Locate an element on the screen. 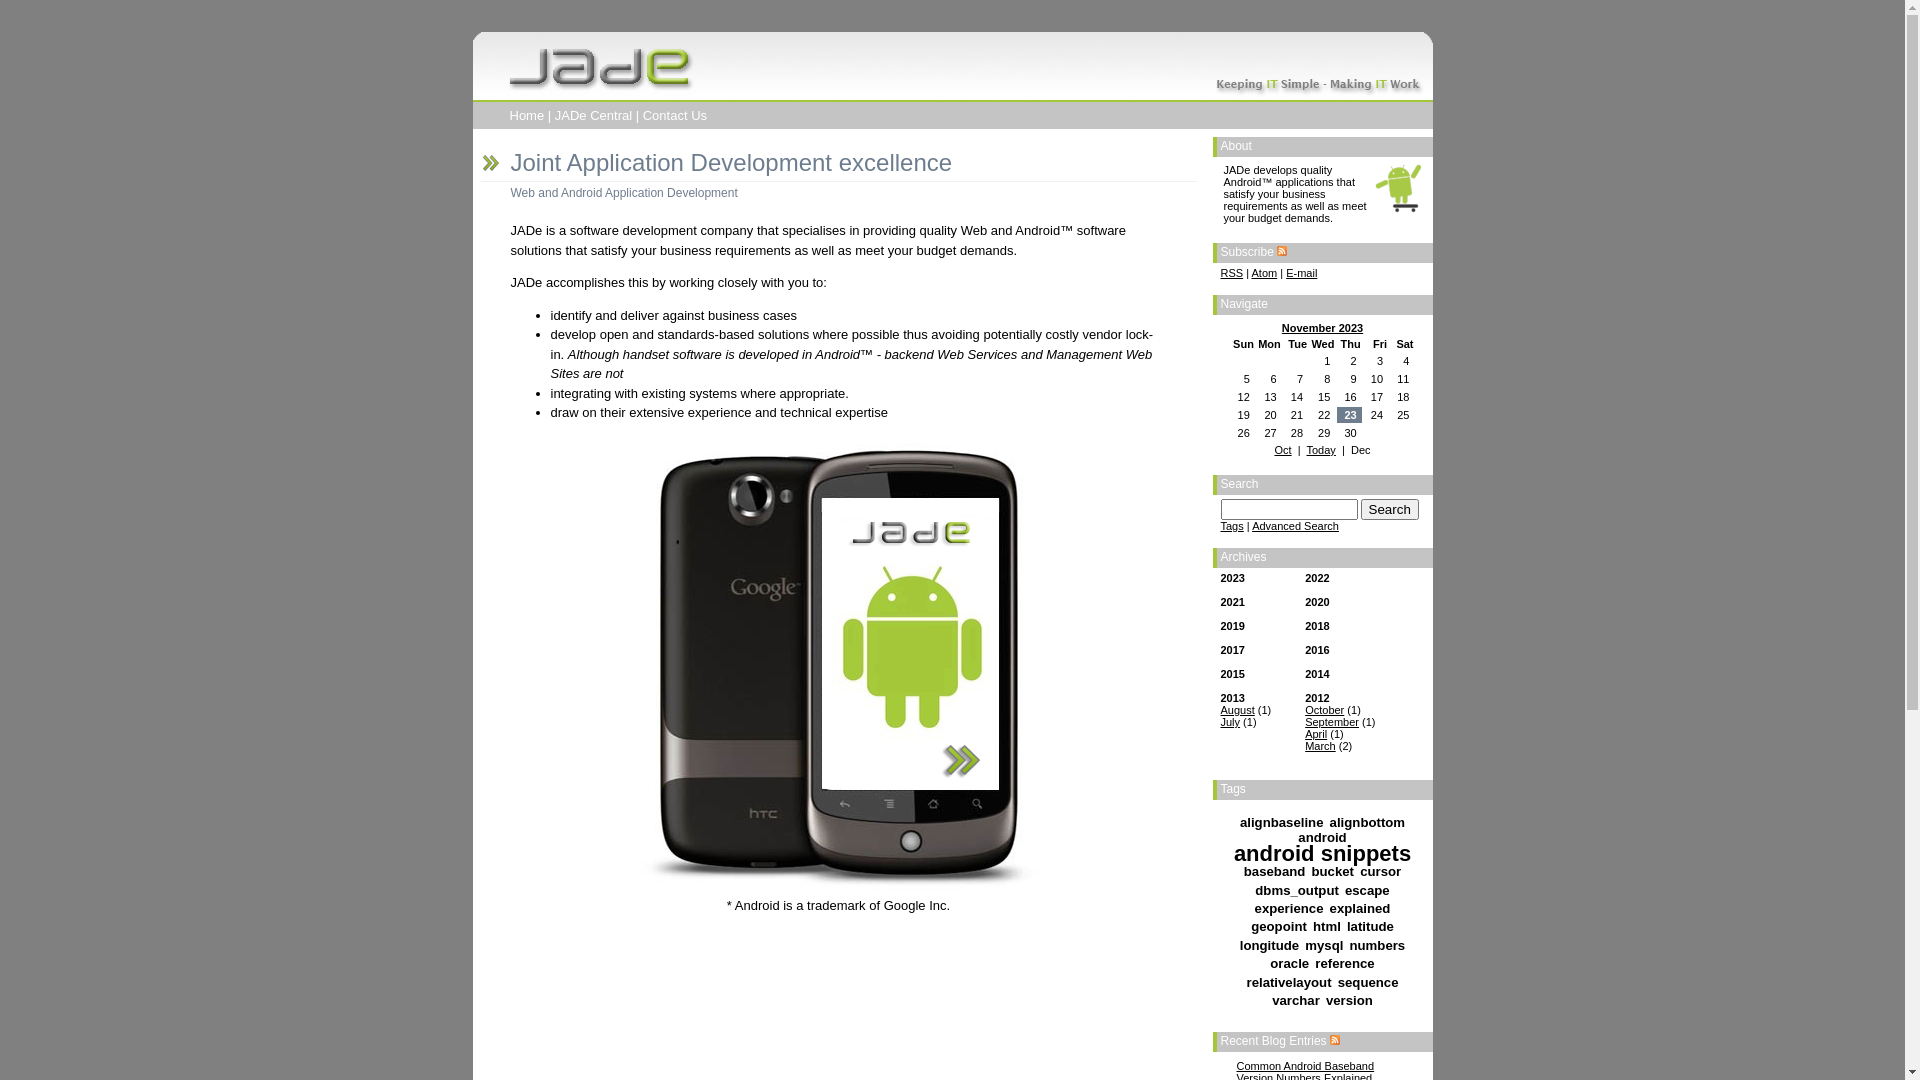 The image size is (1920, 1080). 'numbers' is located at coordinates (1376, 945).